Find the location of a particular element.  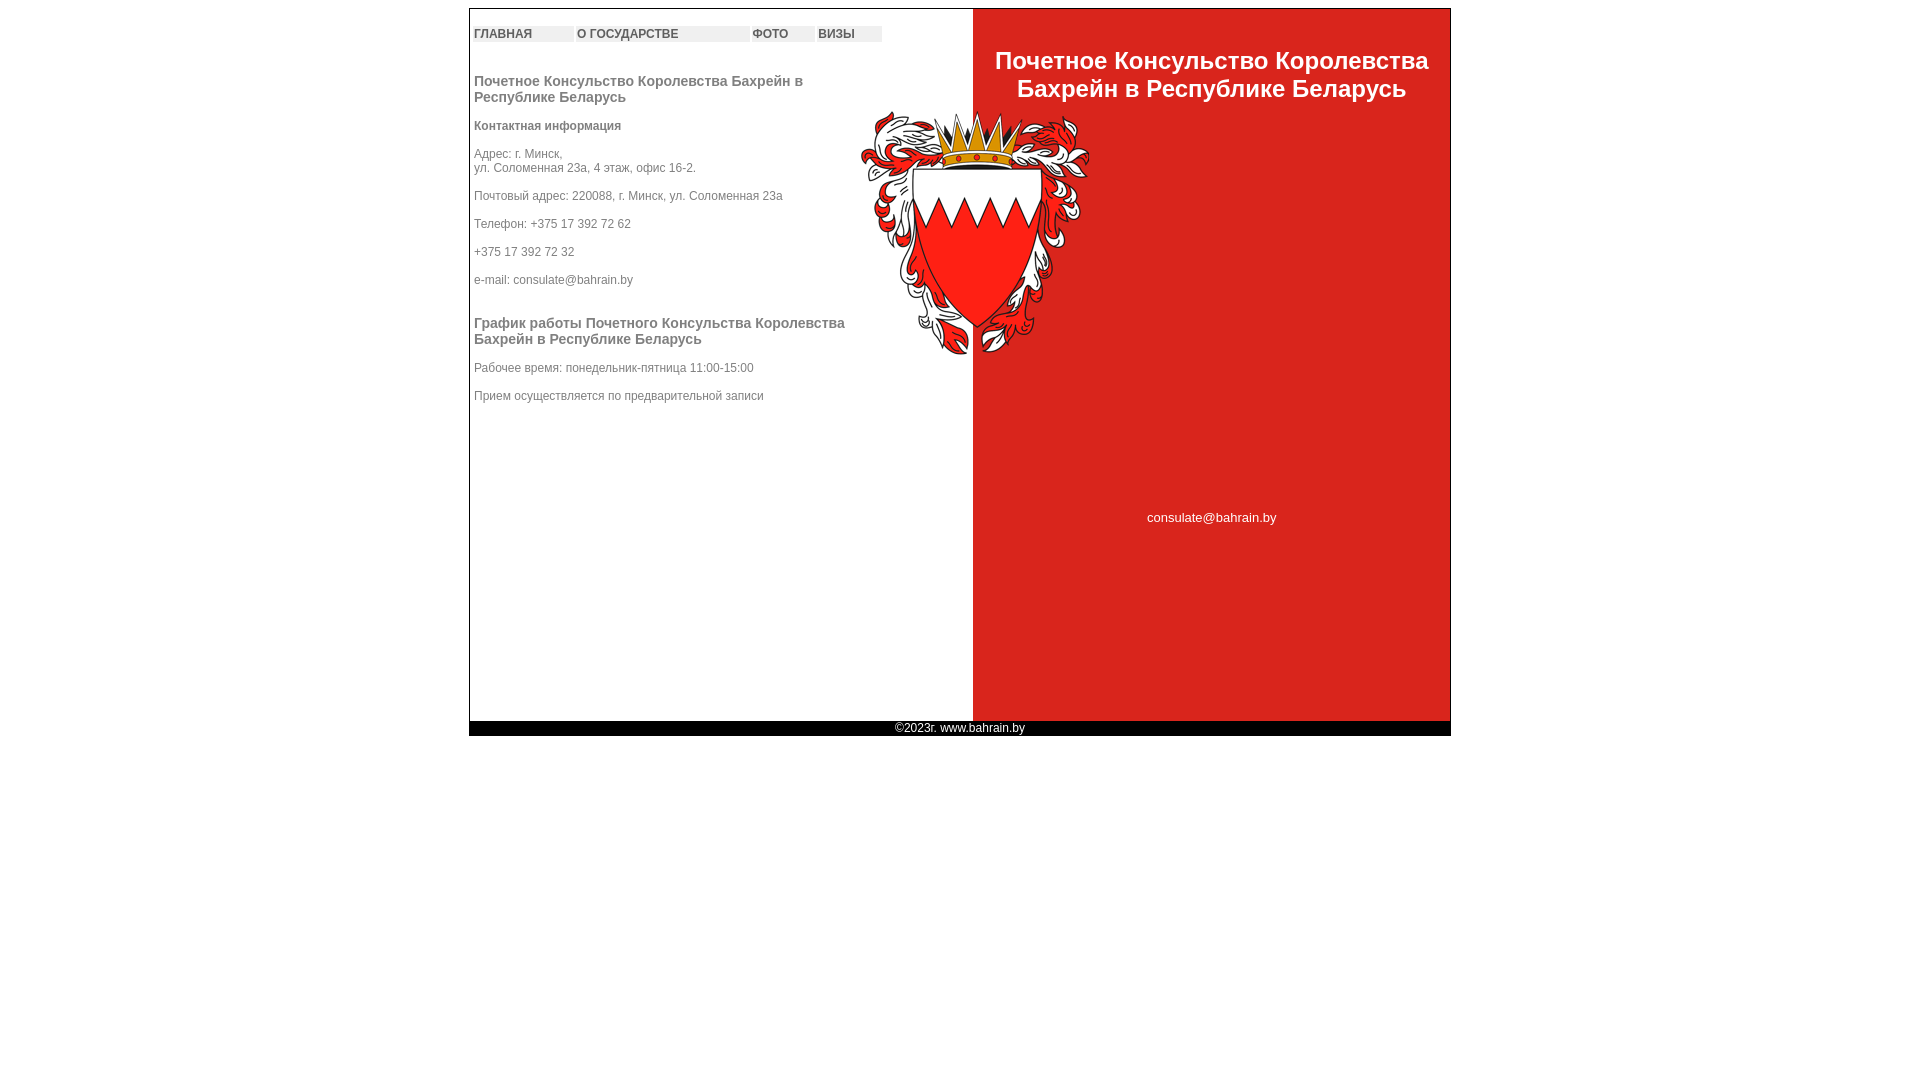

'consulate@bahrain.by' is located at coordinates (1211, 524).